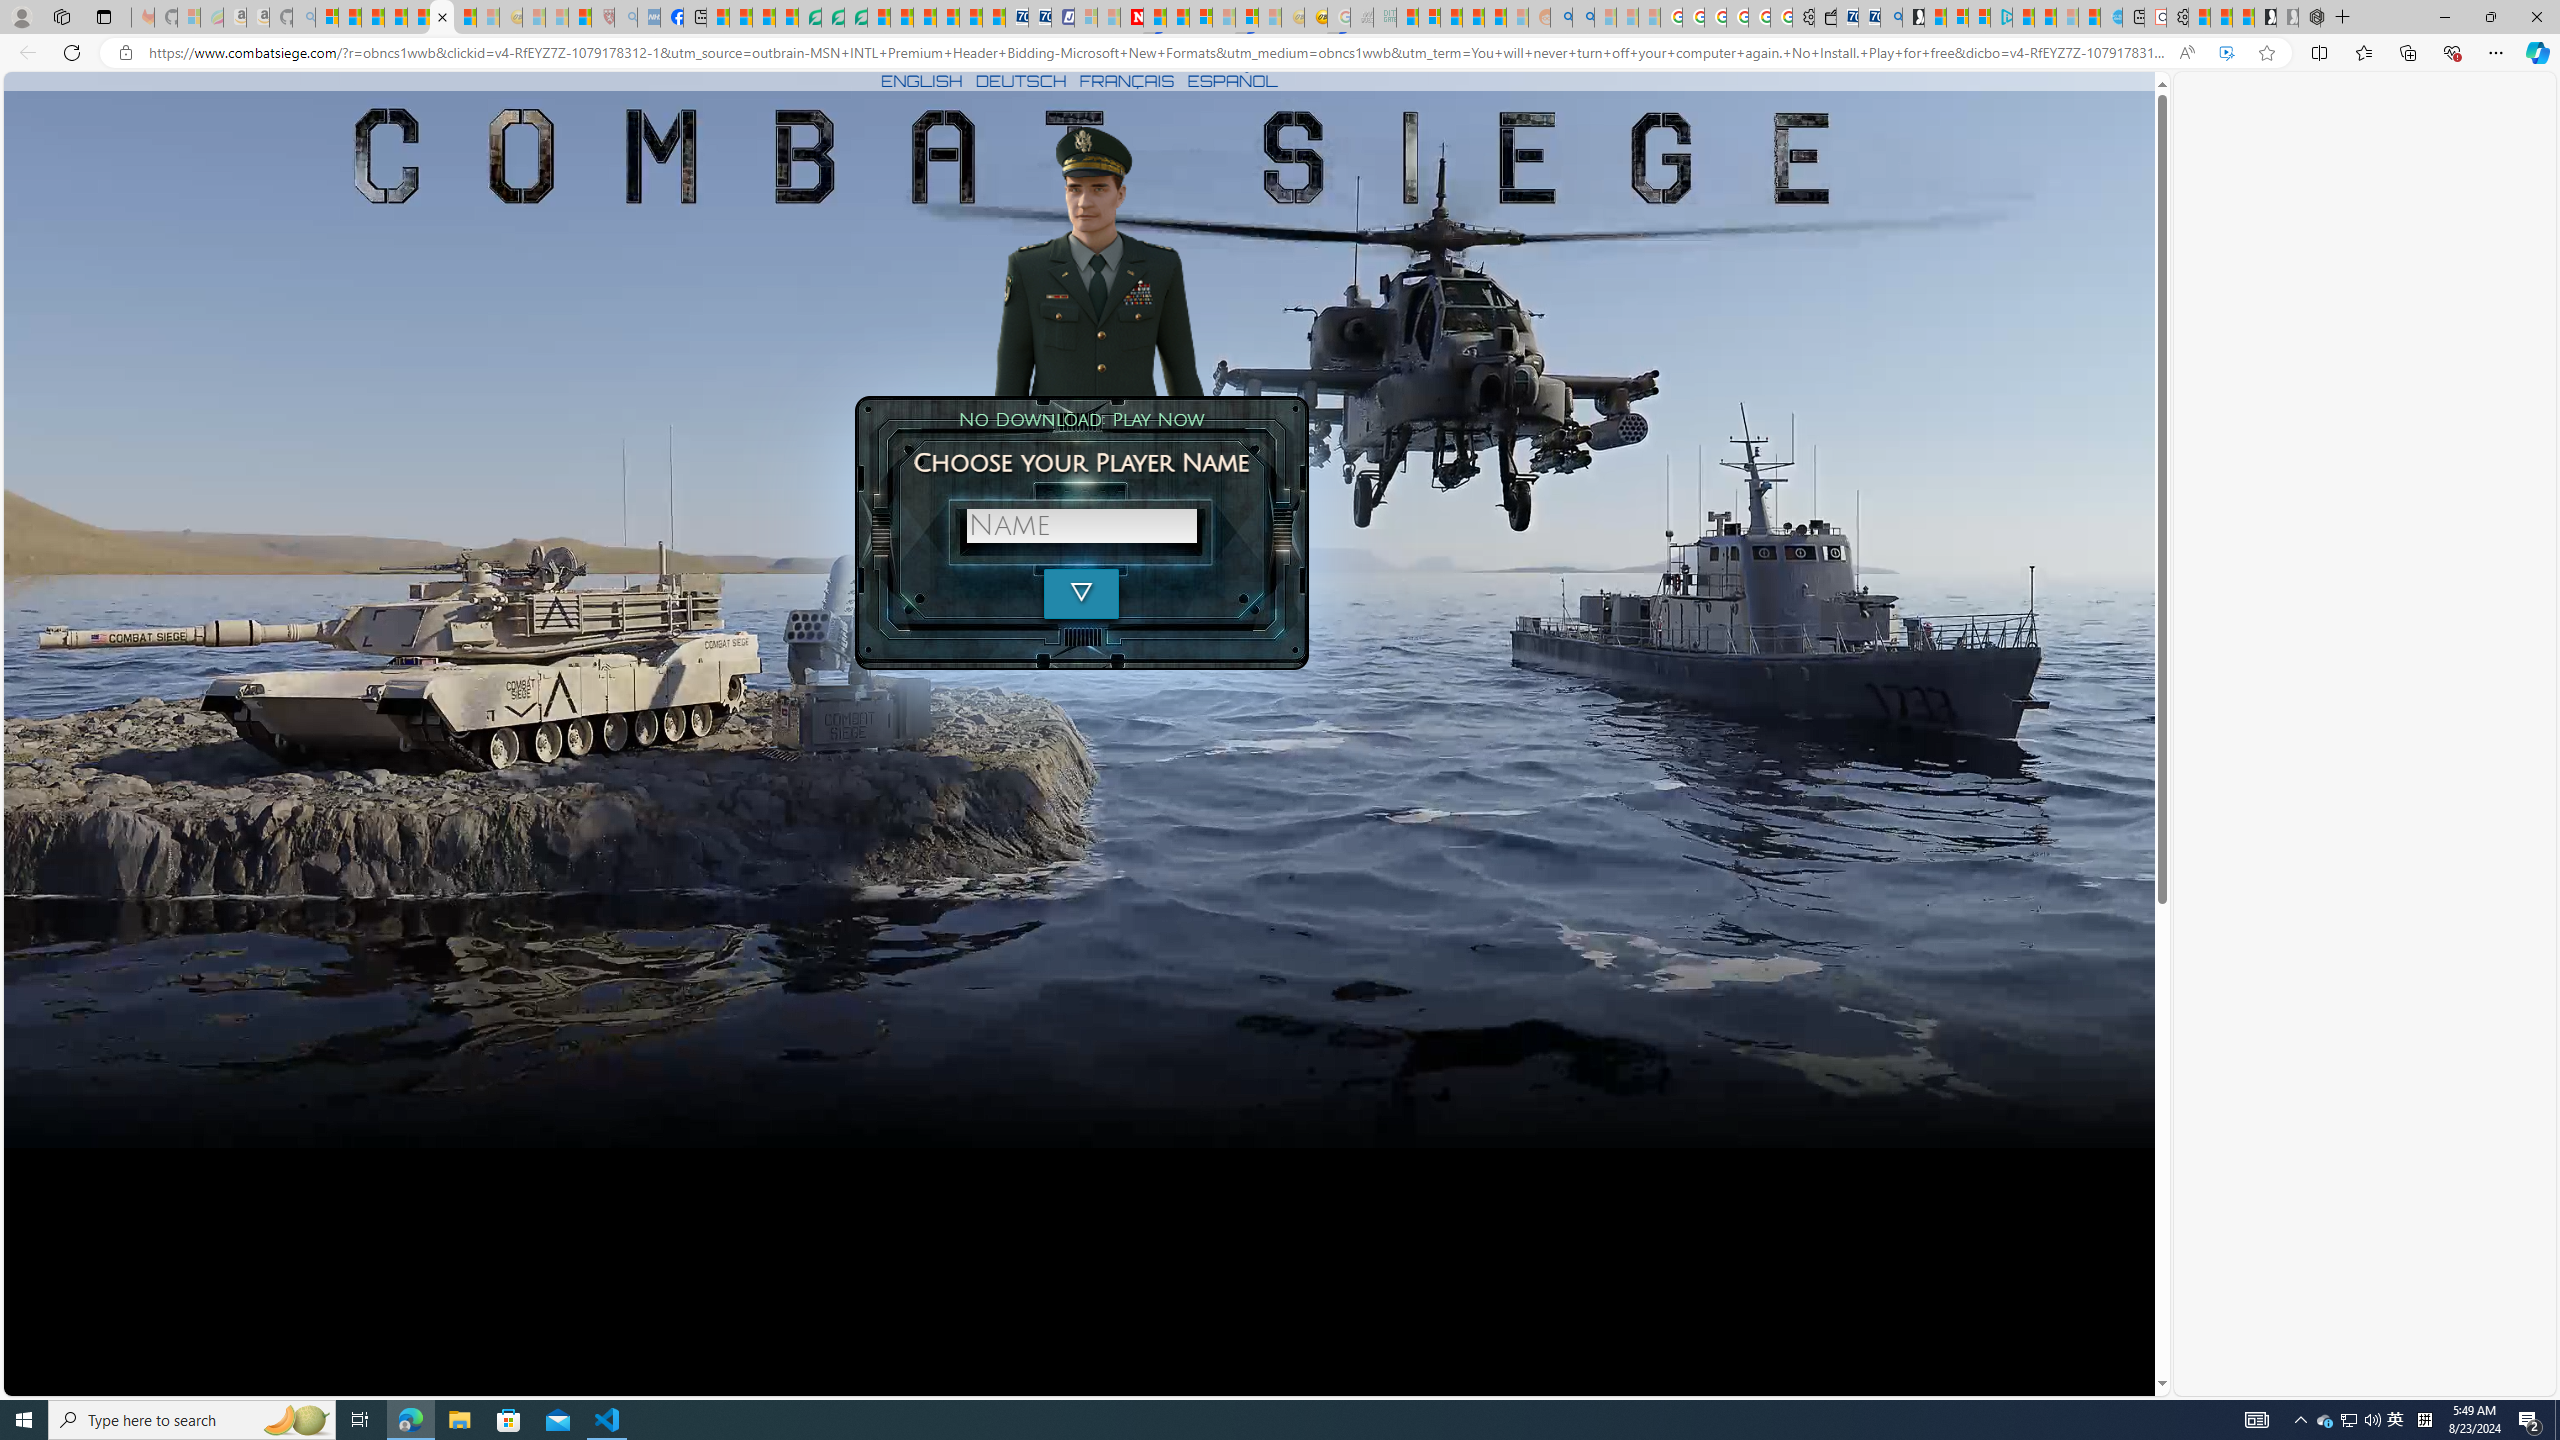  Describe the element at coordinates (1177, 16) in the screenshot. I see `'14 Common Myths Debunked By Scientific Facts'` at that location.